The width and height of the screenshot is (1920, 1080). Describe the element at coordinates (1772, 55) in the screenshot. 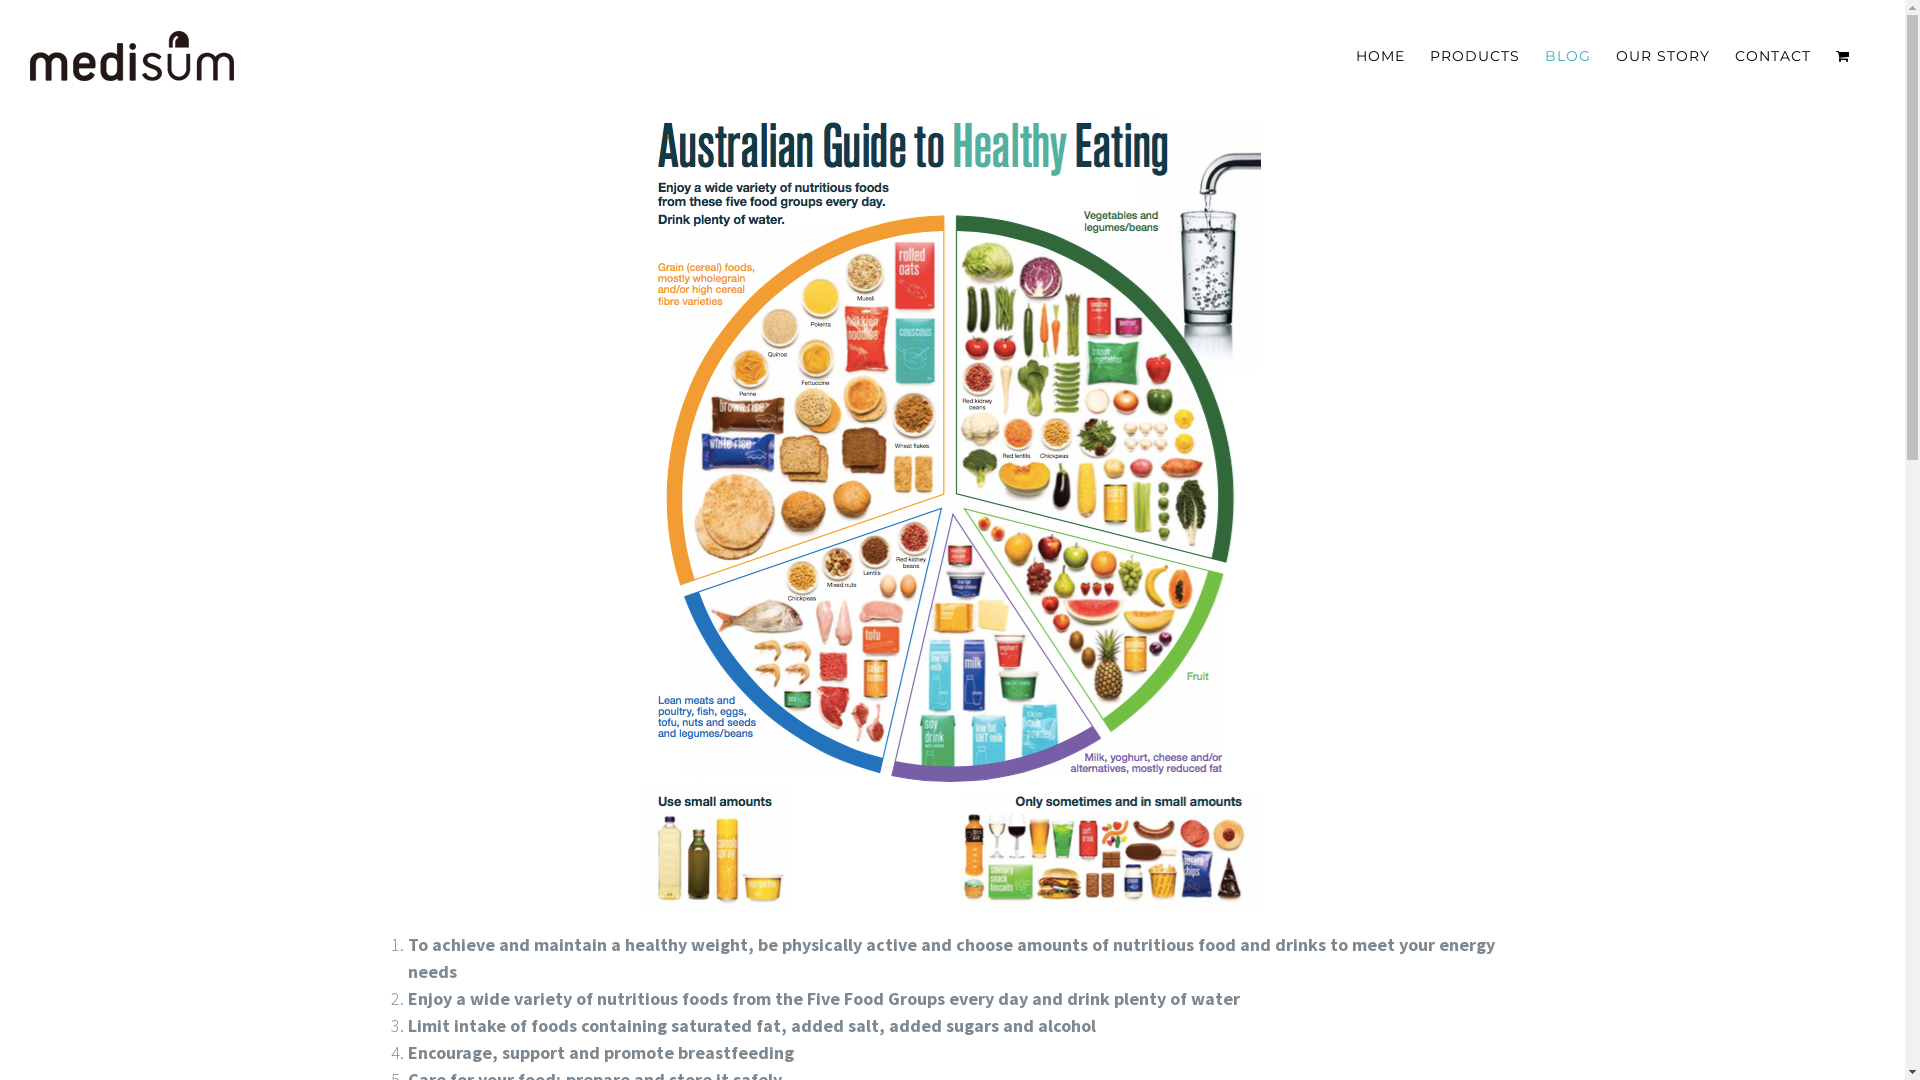

I see `'CONTACT'` at that location.